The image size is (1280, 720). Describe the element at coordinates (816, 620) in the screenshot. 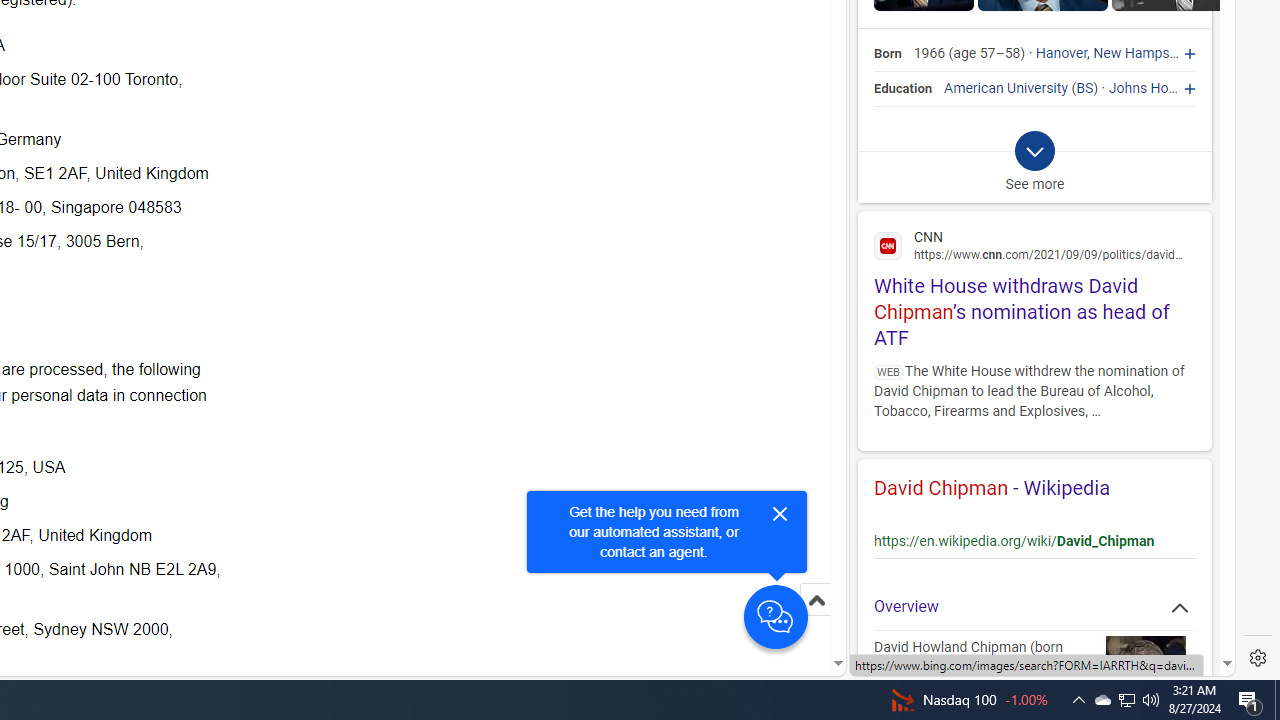

I see `'Scroll to top'` at that location.